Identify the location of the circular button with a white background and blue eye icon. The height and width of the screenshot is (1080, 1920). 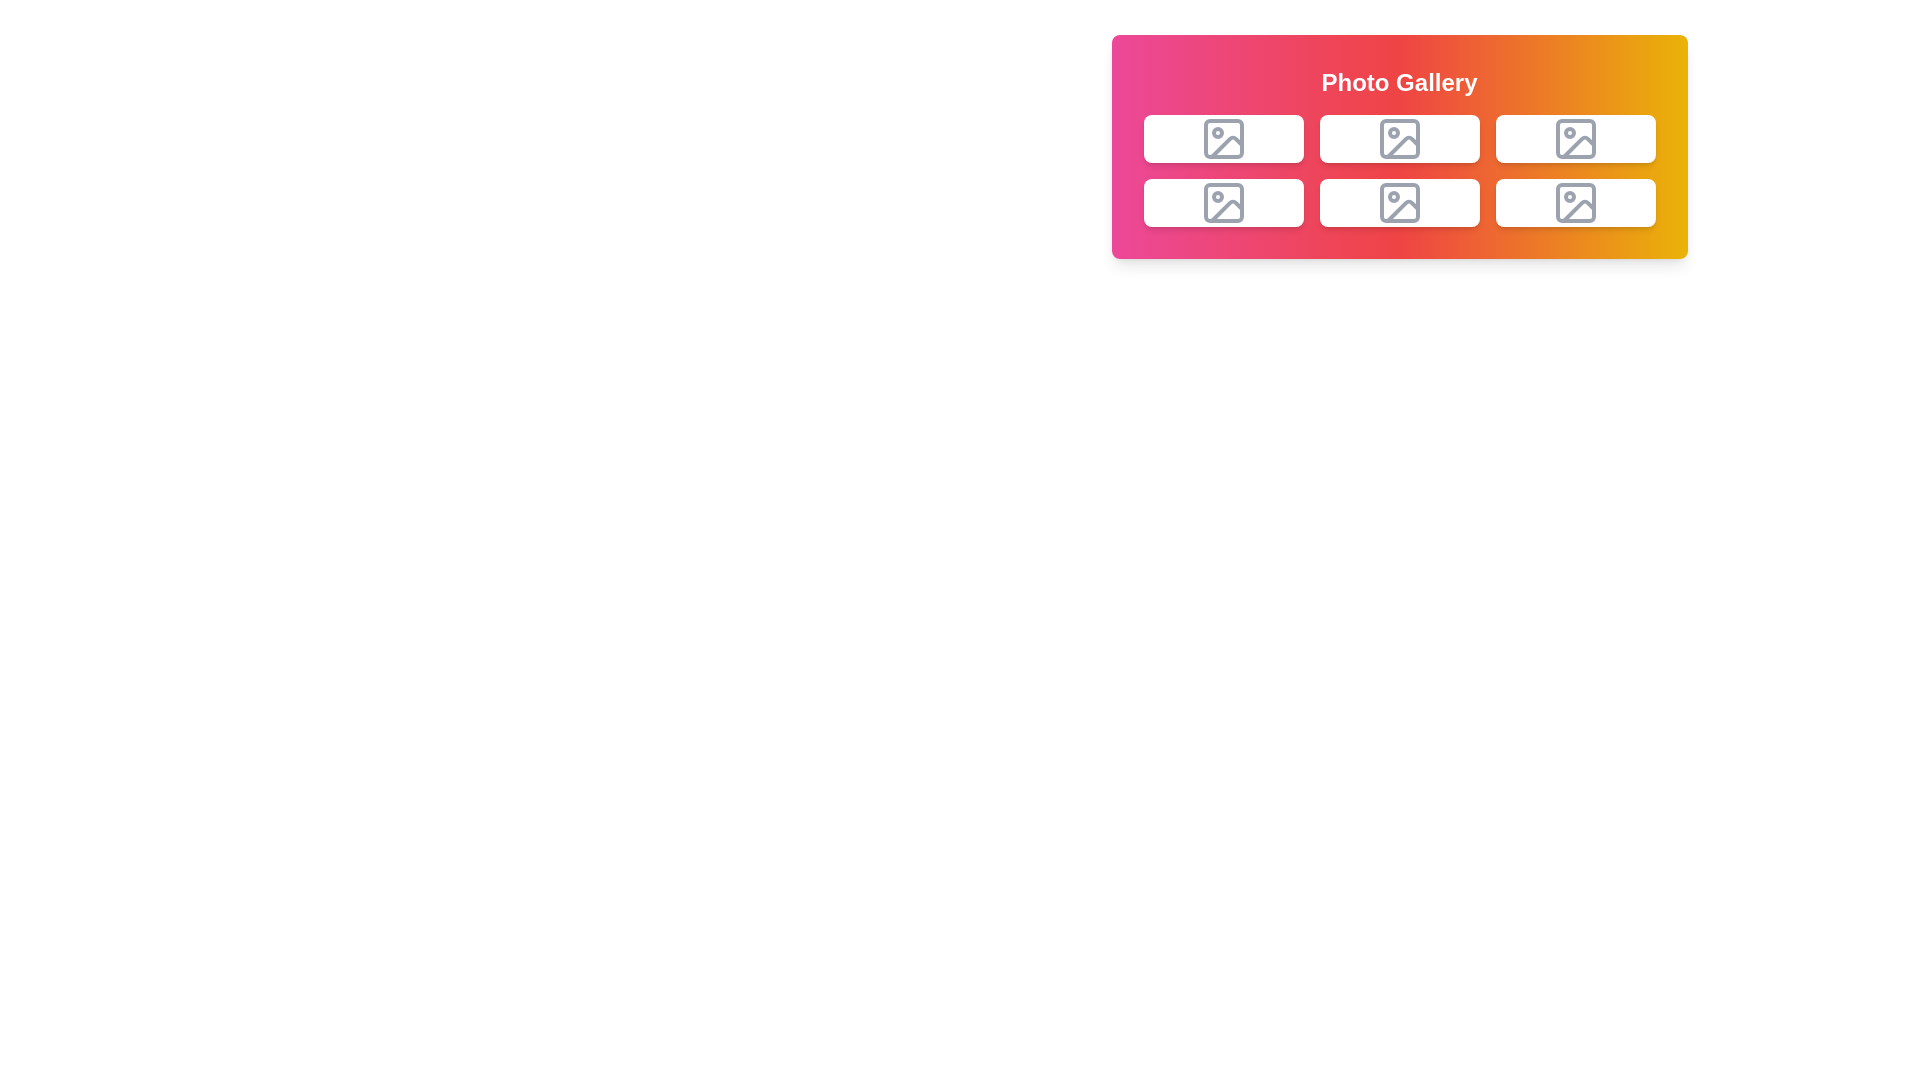
(1197, 137).